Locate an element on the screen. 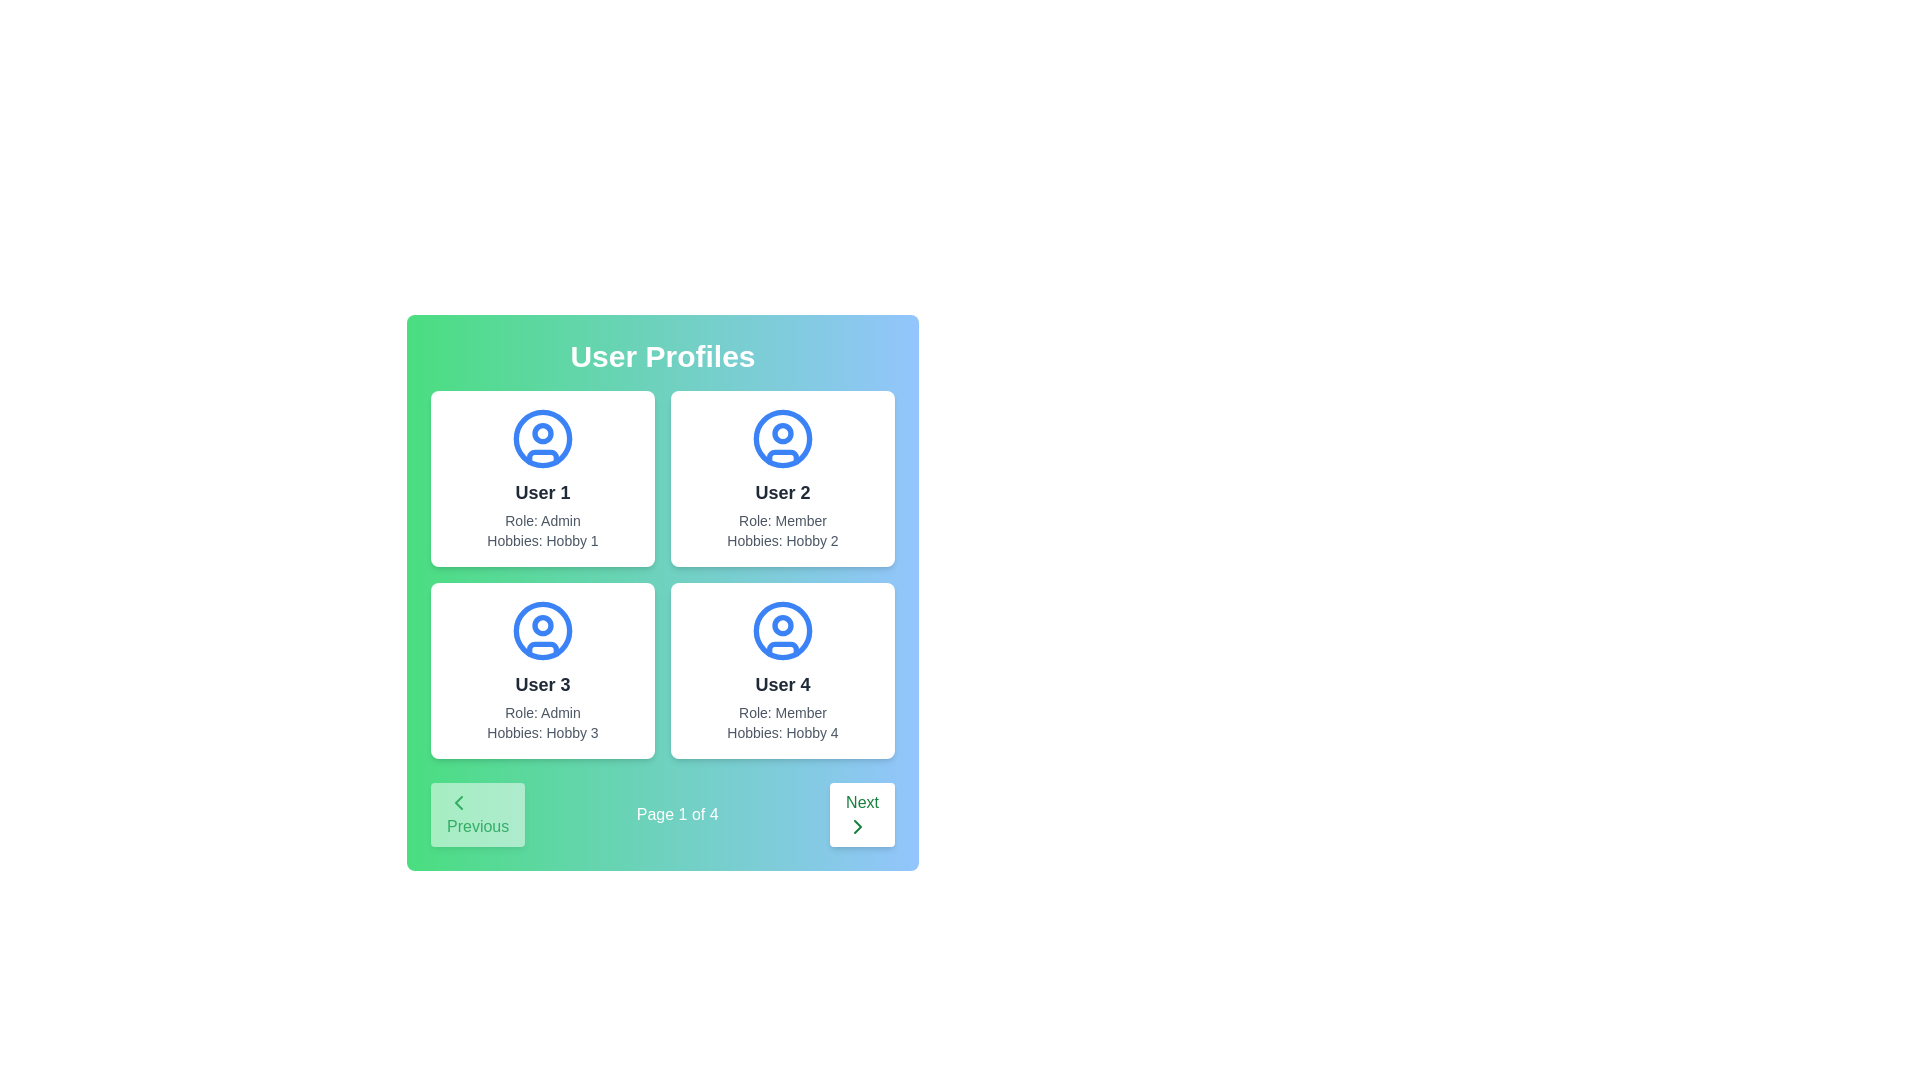 This screenshot has height=1080, width=1920. the static text label displaying 'User 4' located in the fourth user profile card of a 2x2 grid layout, positioned between the SVG user icon and the 'Role: Member' text is located at coordinates (781, 684).